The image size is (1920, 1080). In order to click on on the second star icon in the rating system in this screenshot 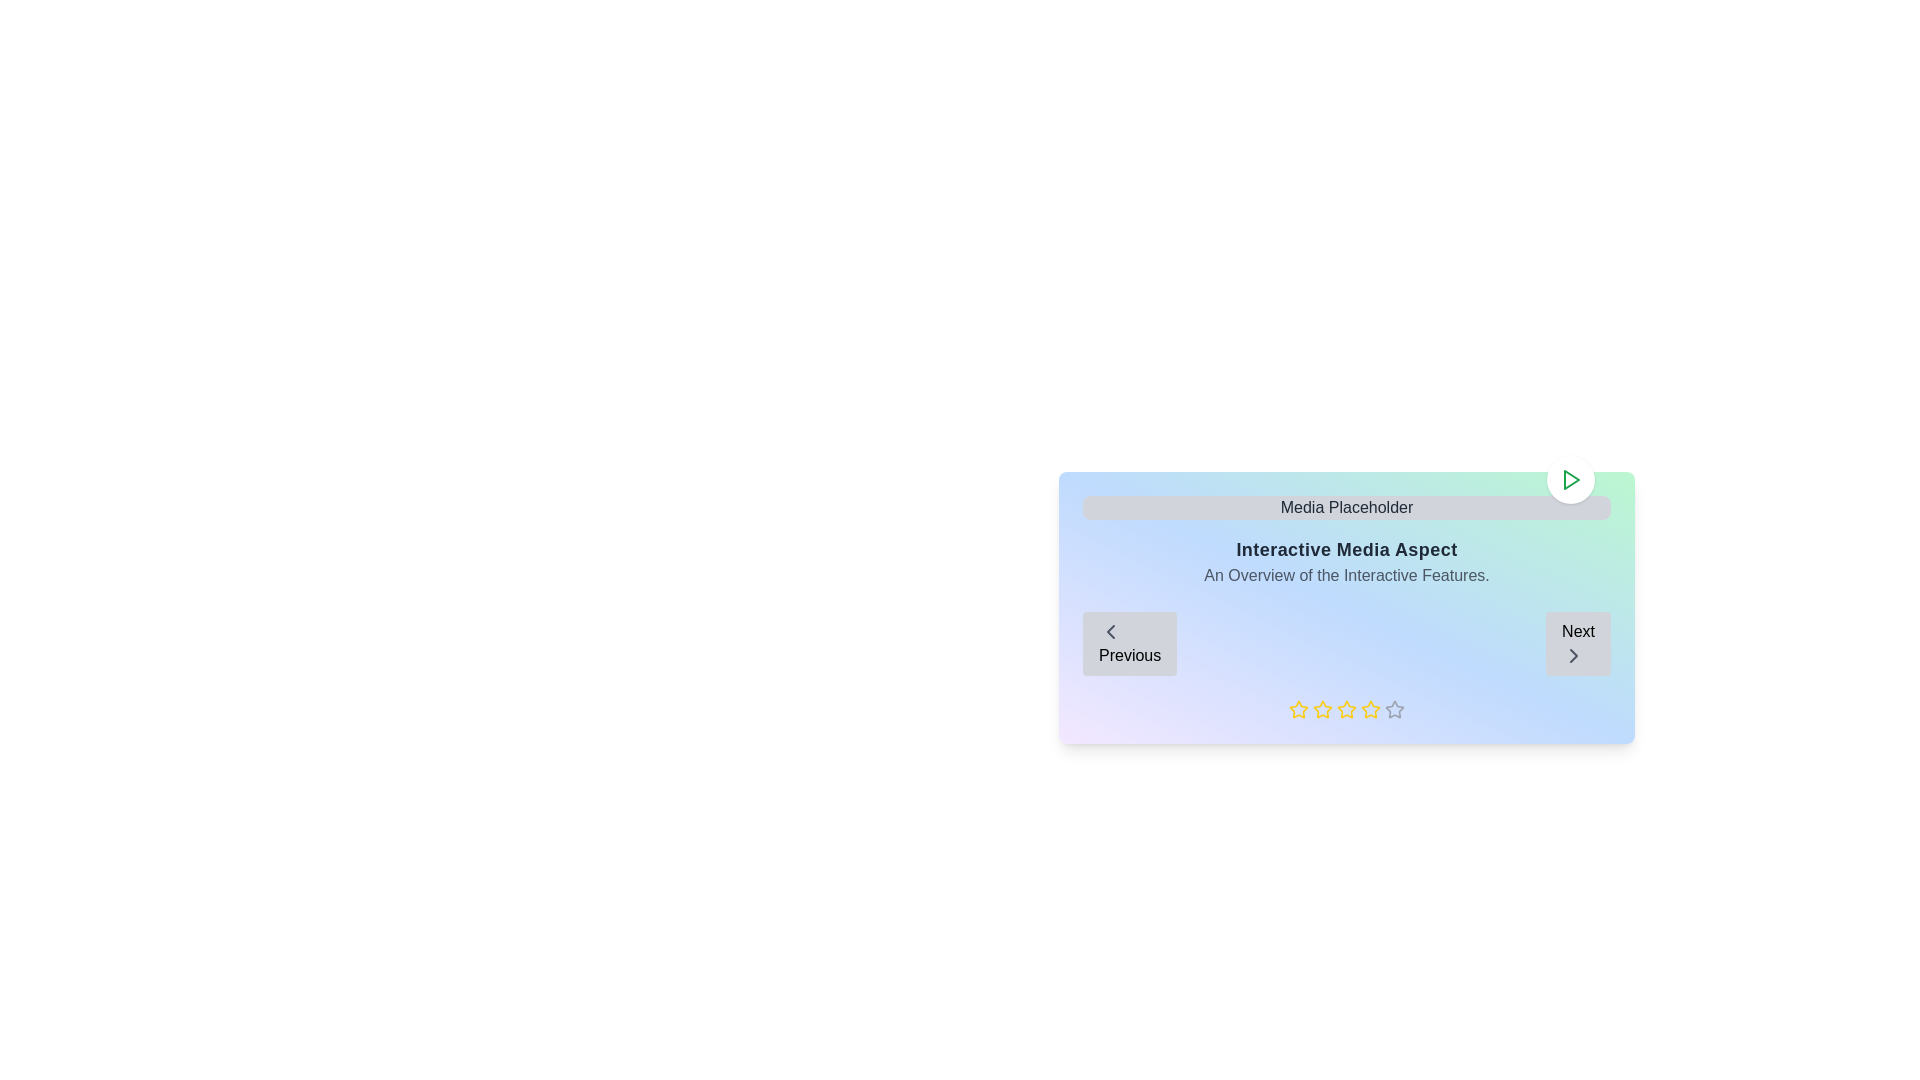, I will do `click(1321, 708)`.